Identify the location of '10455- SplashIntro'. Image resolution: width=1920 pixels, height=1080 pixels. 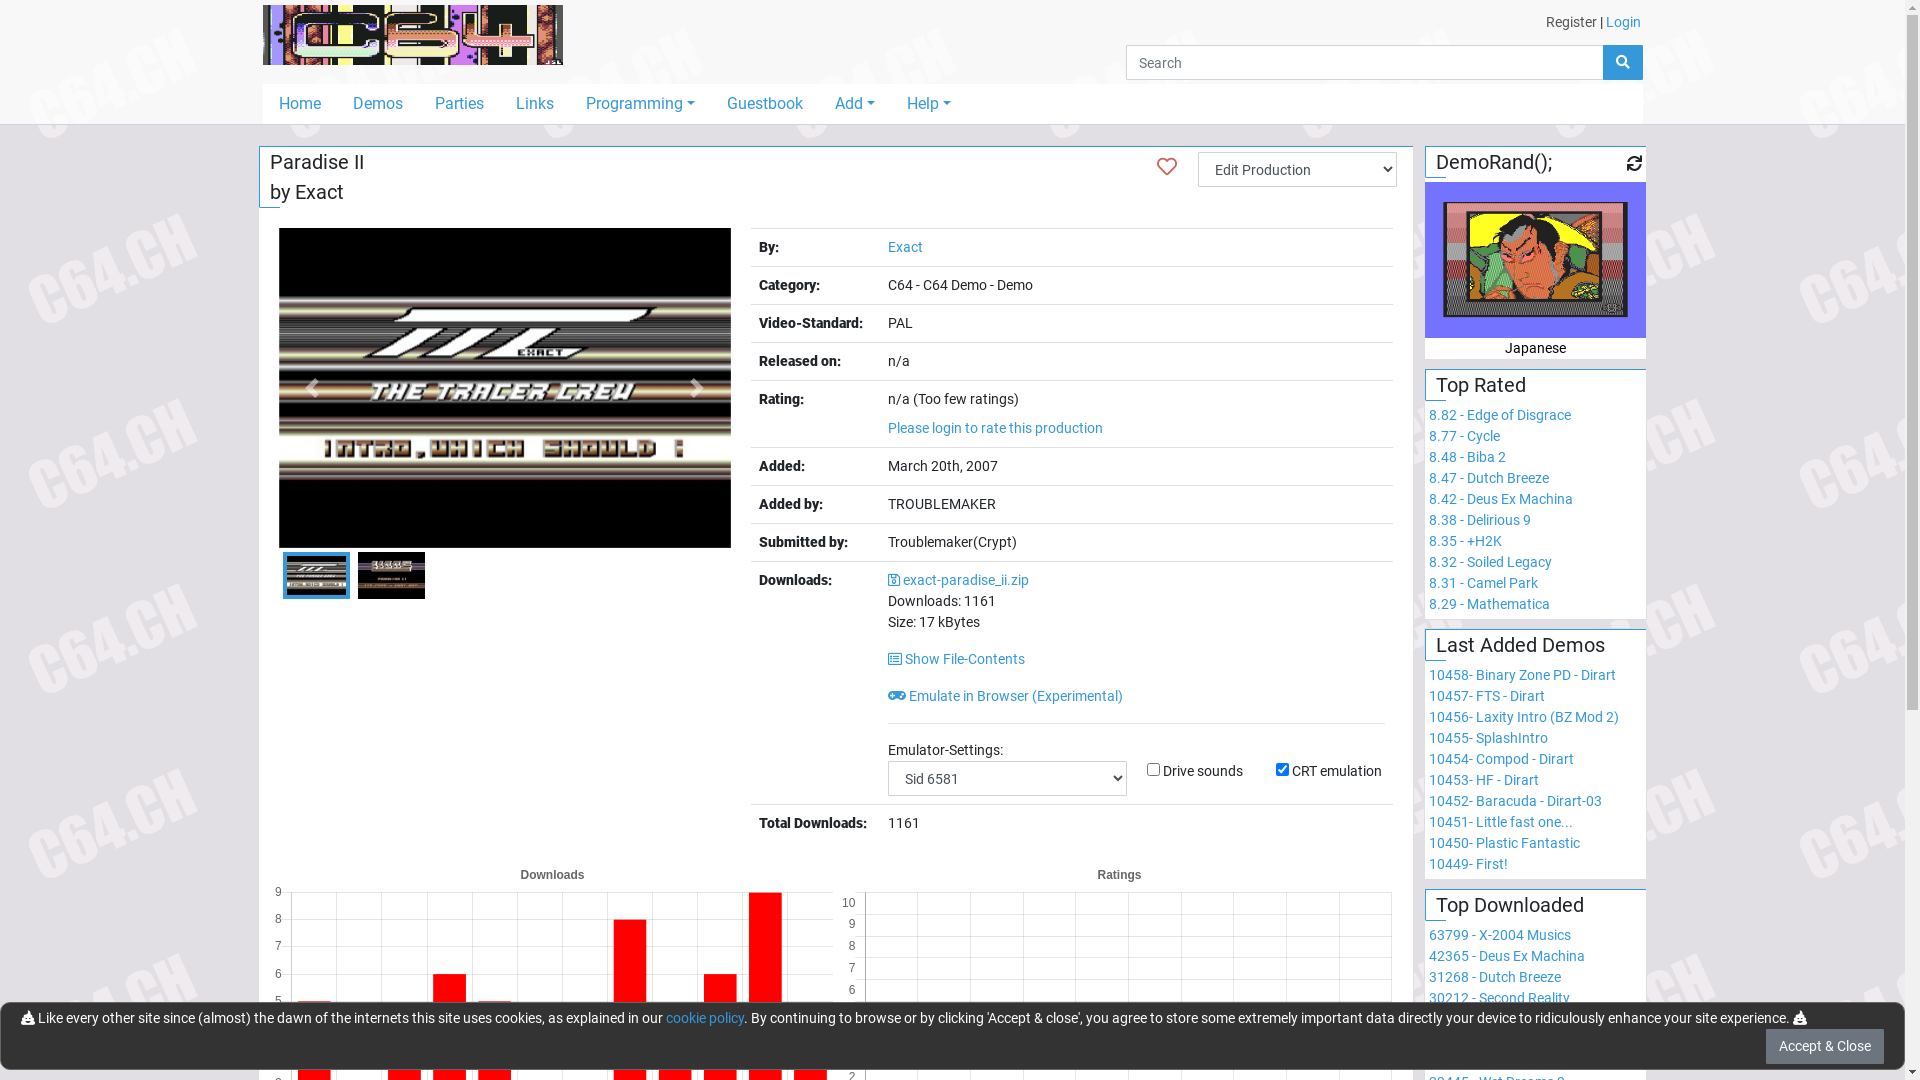
(1488, 737).